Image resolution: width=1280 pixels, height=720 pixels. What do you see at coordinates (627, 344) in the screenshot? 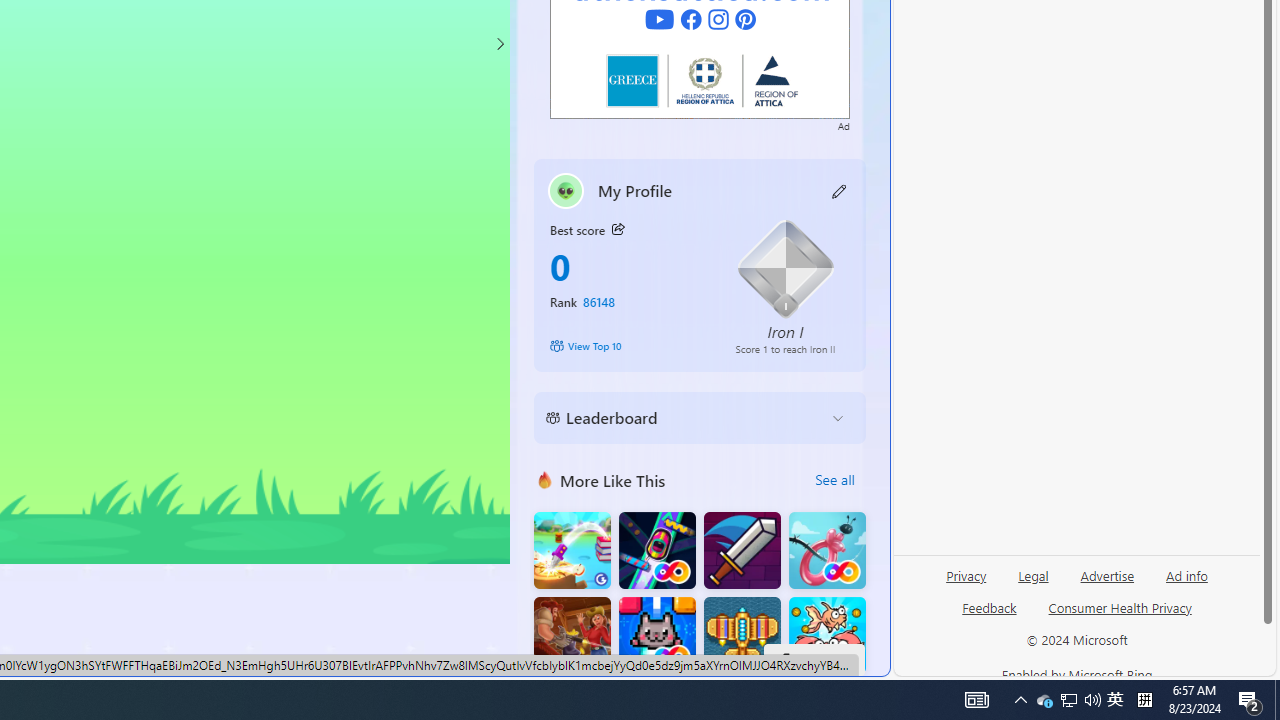
I see `'View Top 10'` at bounding box center [627, 344].